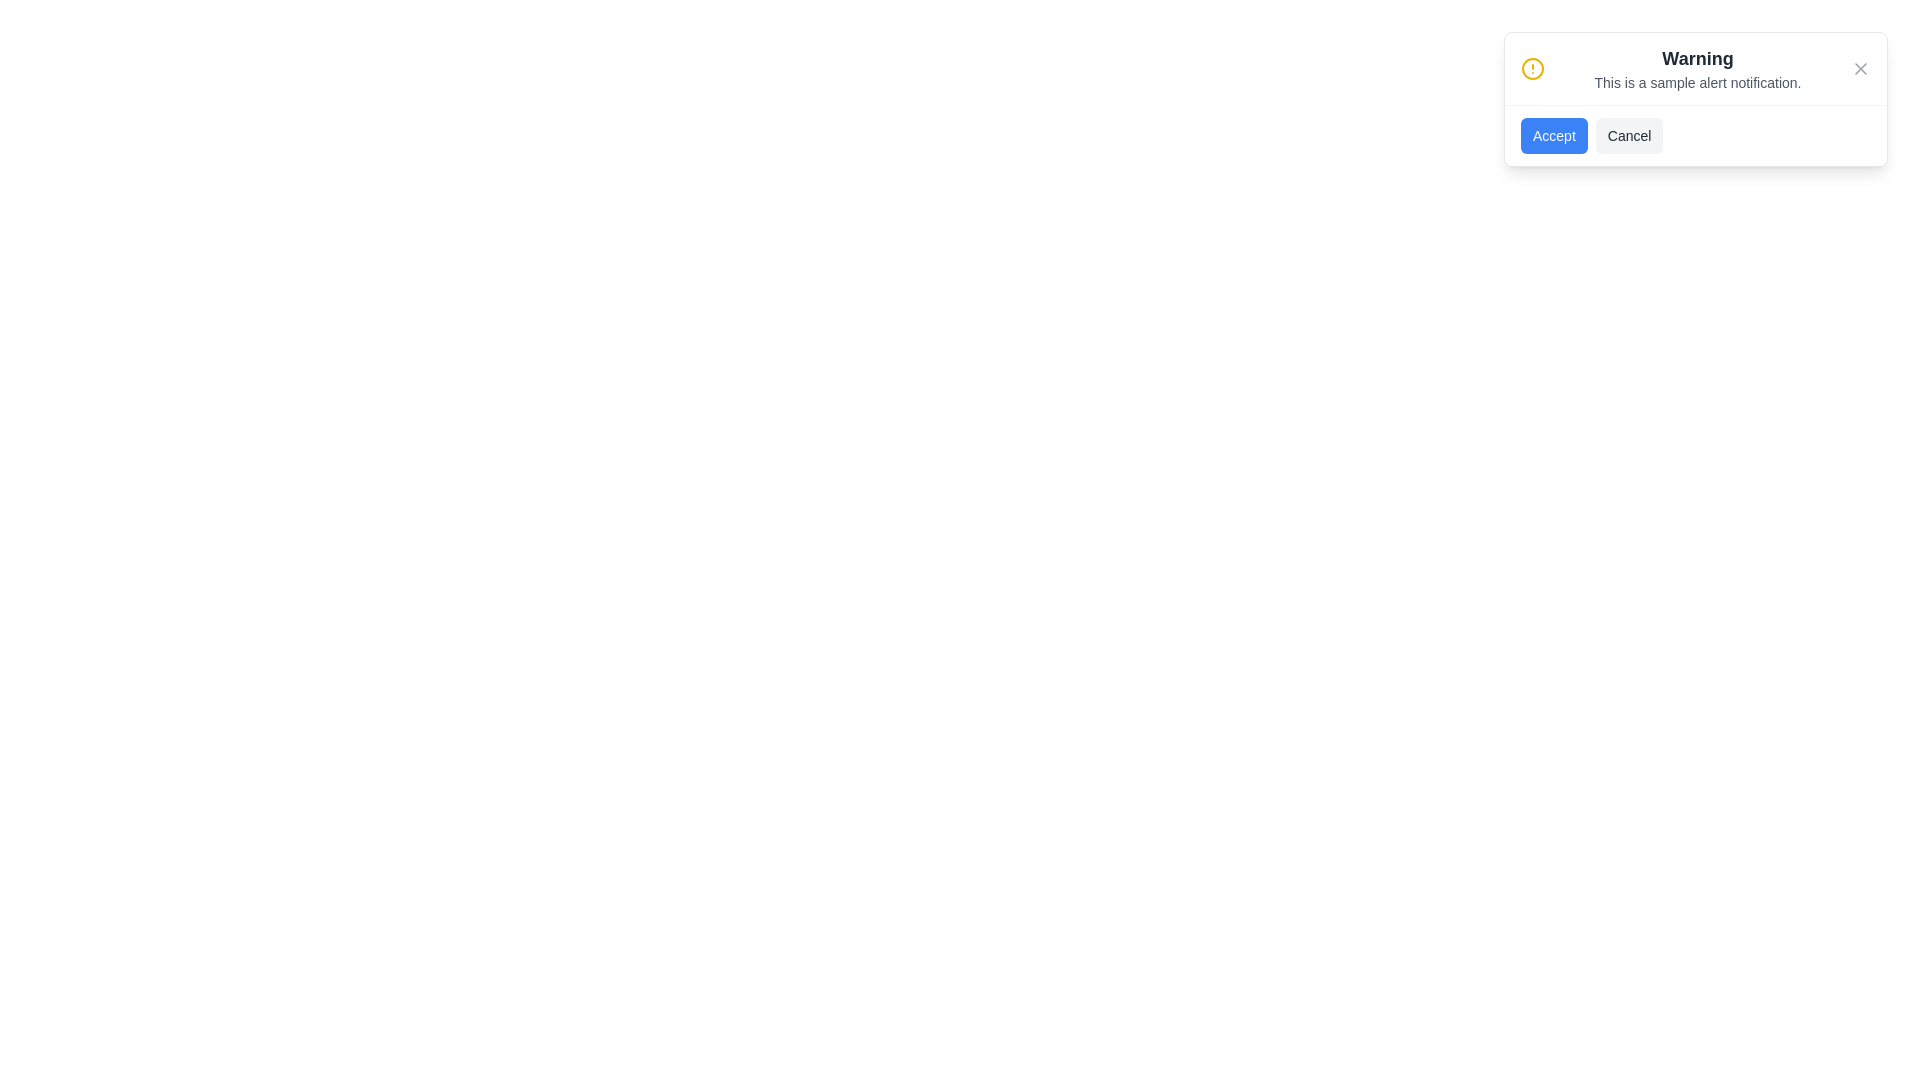  What do you see at coordinates (1860, 68) in the screenshot?
I see `the close button located at the top-right corner of the alert notification` at bounding box center [1860, 68].